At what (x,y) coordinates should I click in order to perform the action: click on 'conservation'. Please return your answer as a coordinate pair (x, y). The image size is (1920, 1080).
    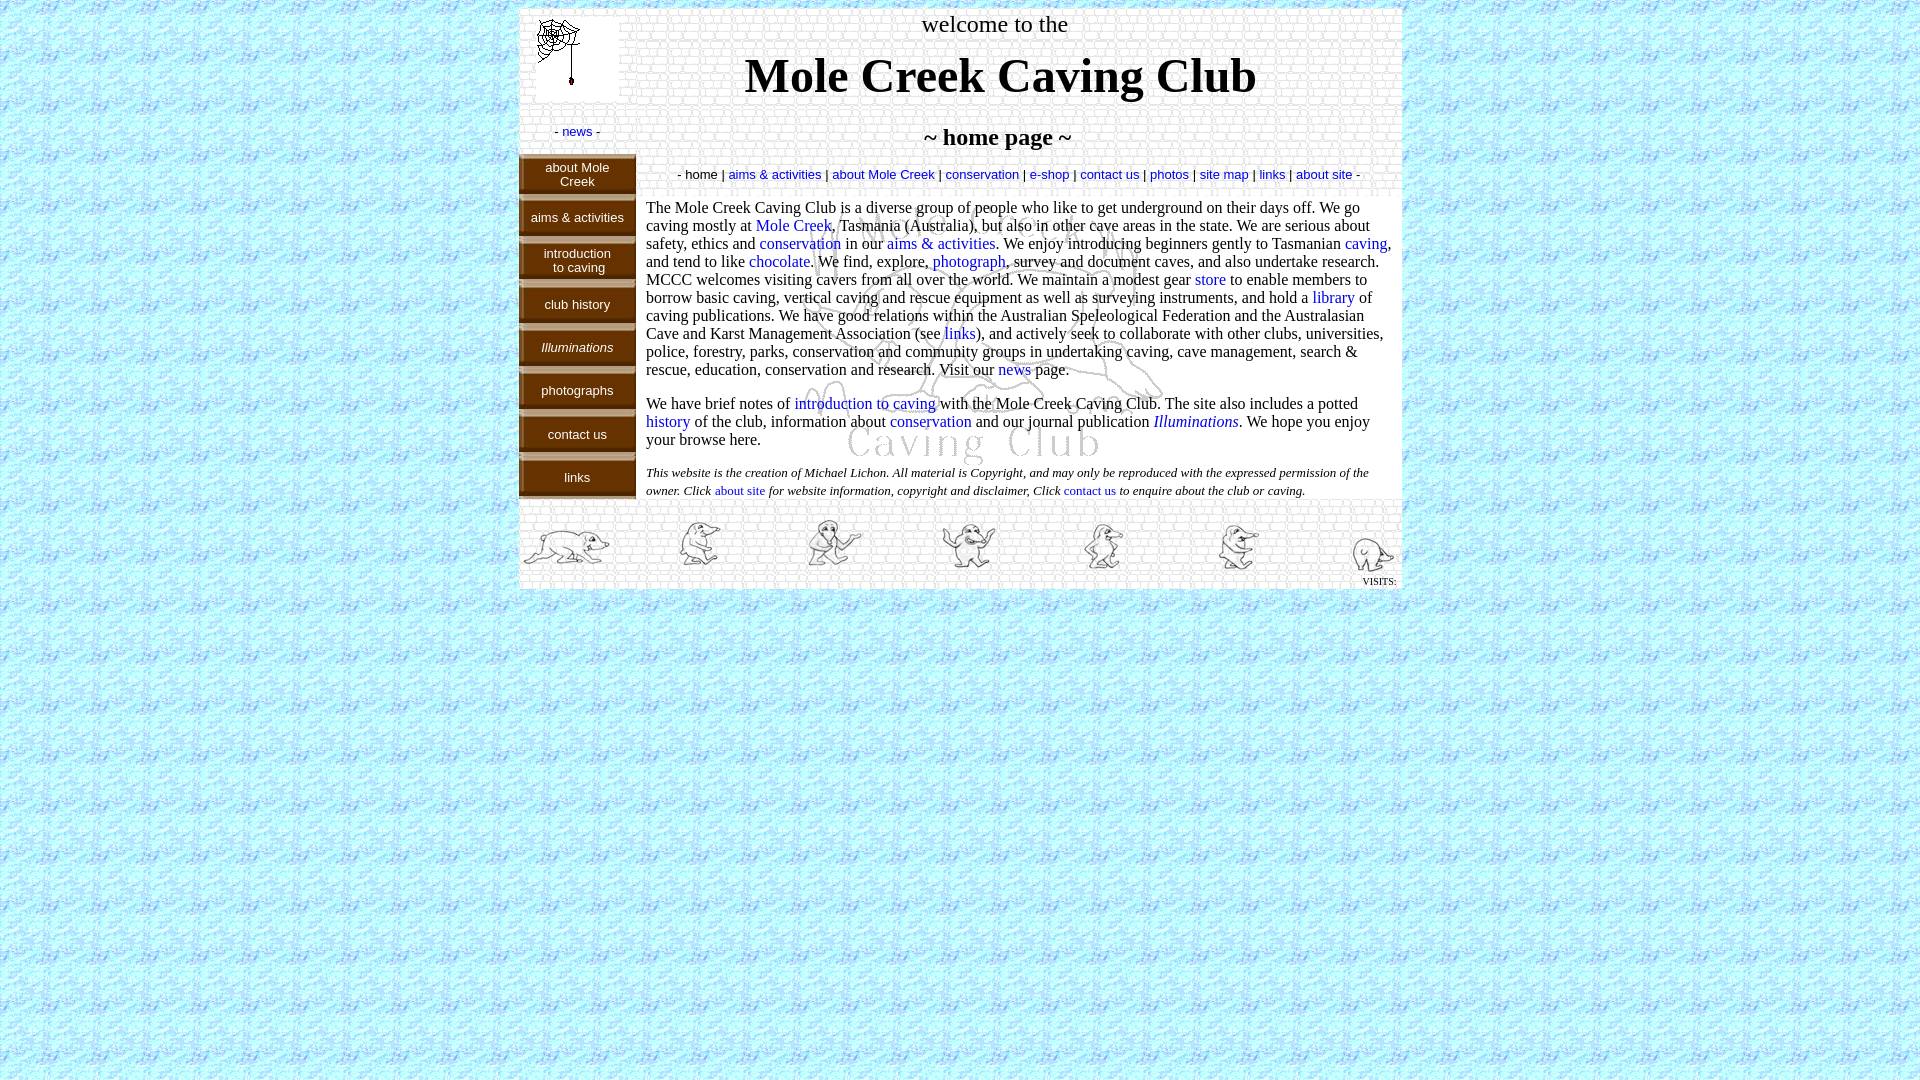
    Looking at the image, I should click on (888, 420).